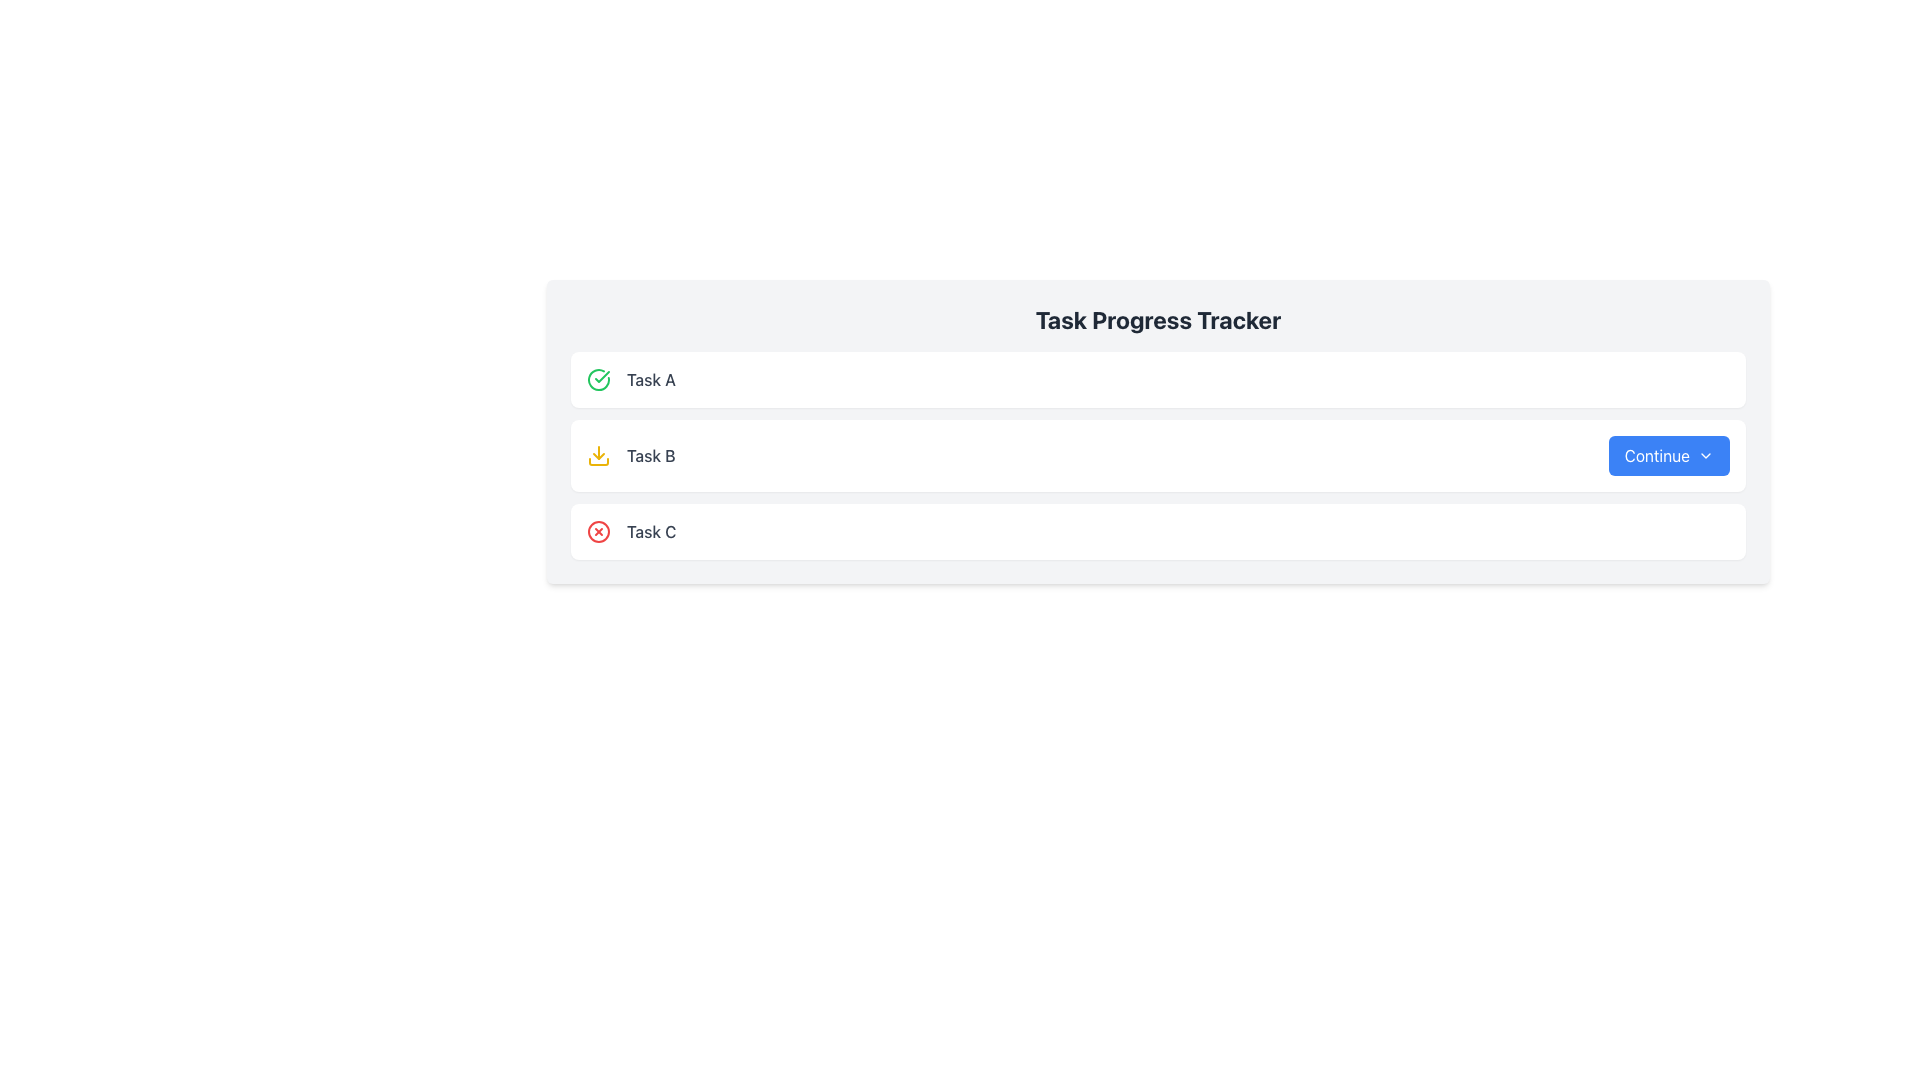 This screenshot has height=1080, width=1920. What do you see at coordinates (630, 455) in the screenshot?
I see `the content of the text label for the second task, which is located beneath 'Task A' and above 'Task C' in the task list` at bounding box center [630, 455].